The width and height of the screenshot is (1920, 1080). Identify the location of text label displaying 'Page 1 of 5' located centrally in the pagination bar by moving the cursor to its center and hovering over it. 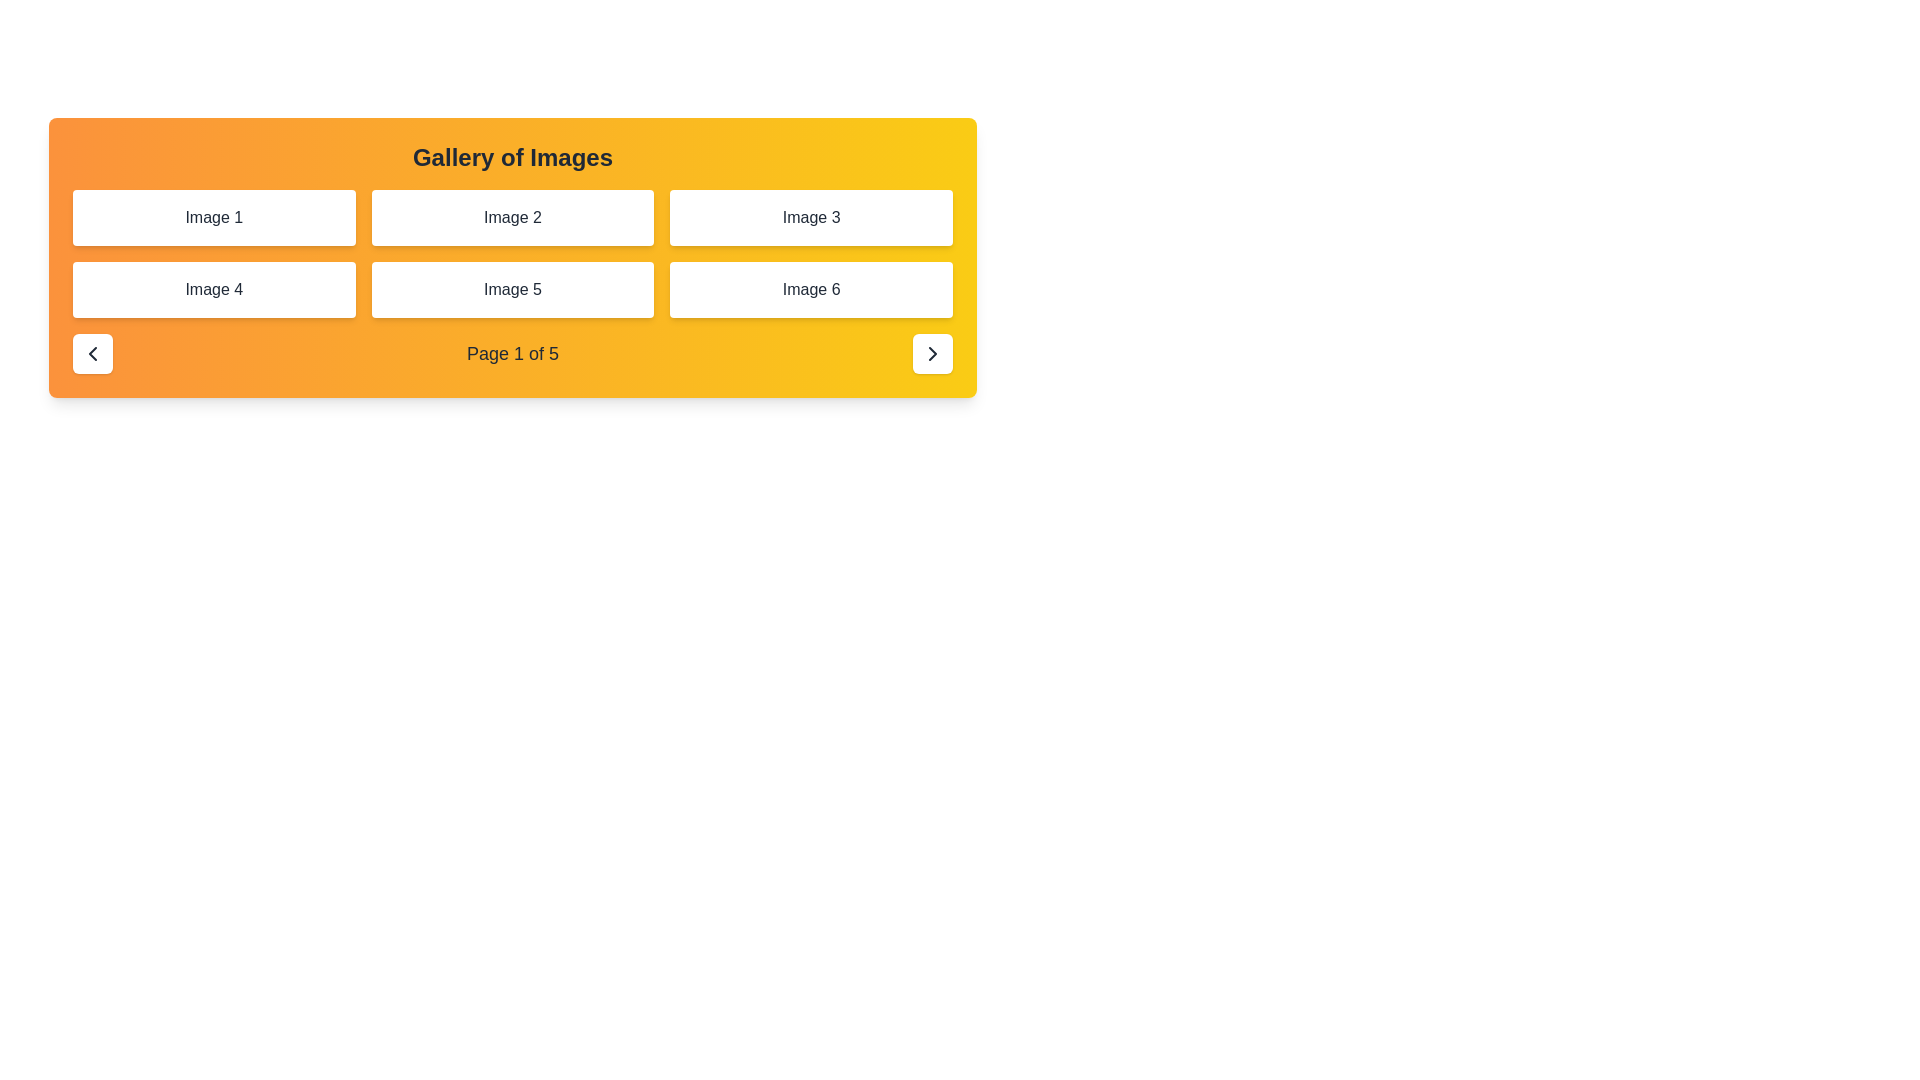
(513, 353).